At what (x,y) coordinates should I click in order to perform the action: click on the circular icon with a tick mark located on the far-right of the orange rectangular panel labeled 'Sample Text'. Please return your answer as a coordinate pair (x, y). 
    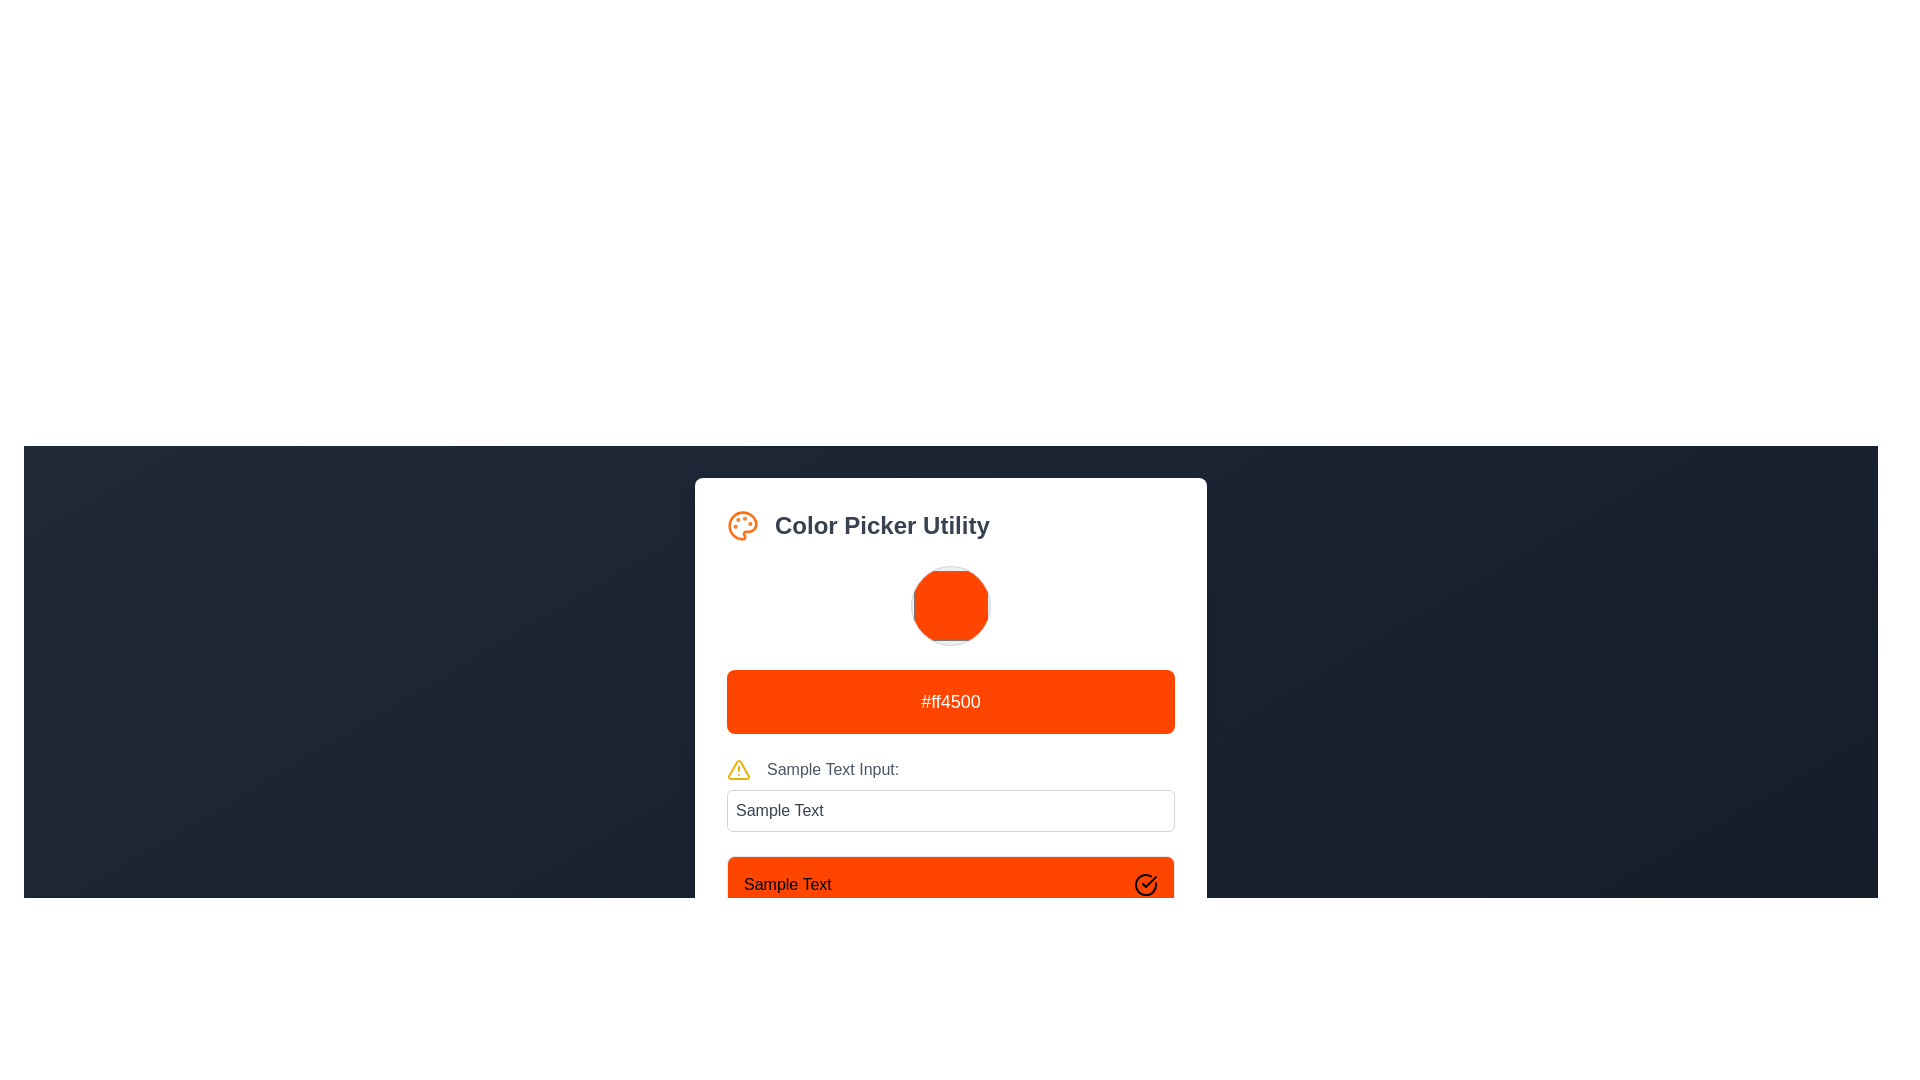
    Looking at the image, I should click on (1146, 883).